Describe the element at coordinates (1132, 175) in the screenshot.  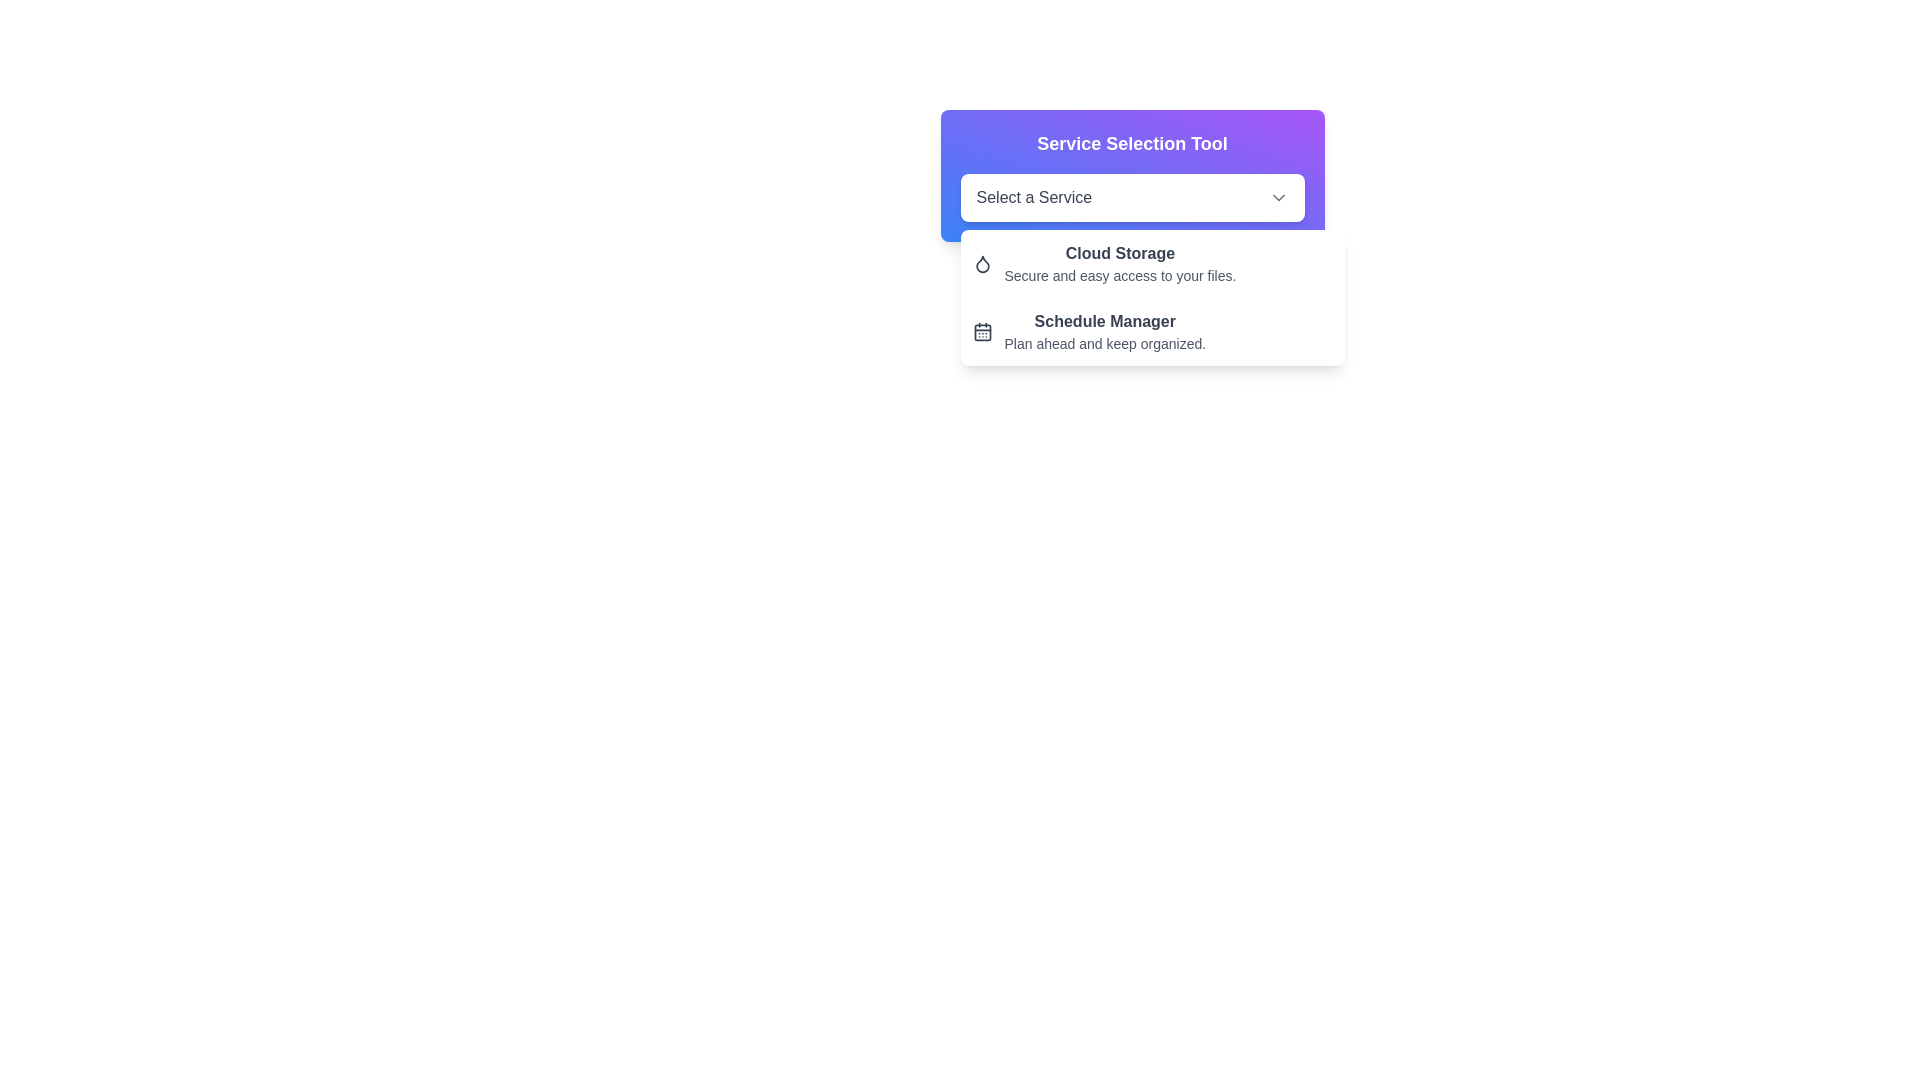
I see `the dropdown menu located in the header area which contains a title and allows users` at that location.